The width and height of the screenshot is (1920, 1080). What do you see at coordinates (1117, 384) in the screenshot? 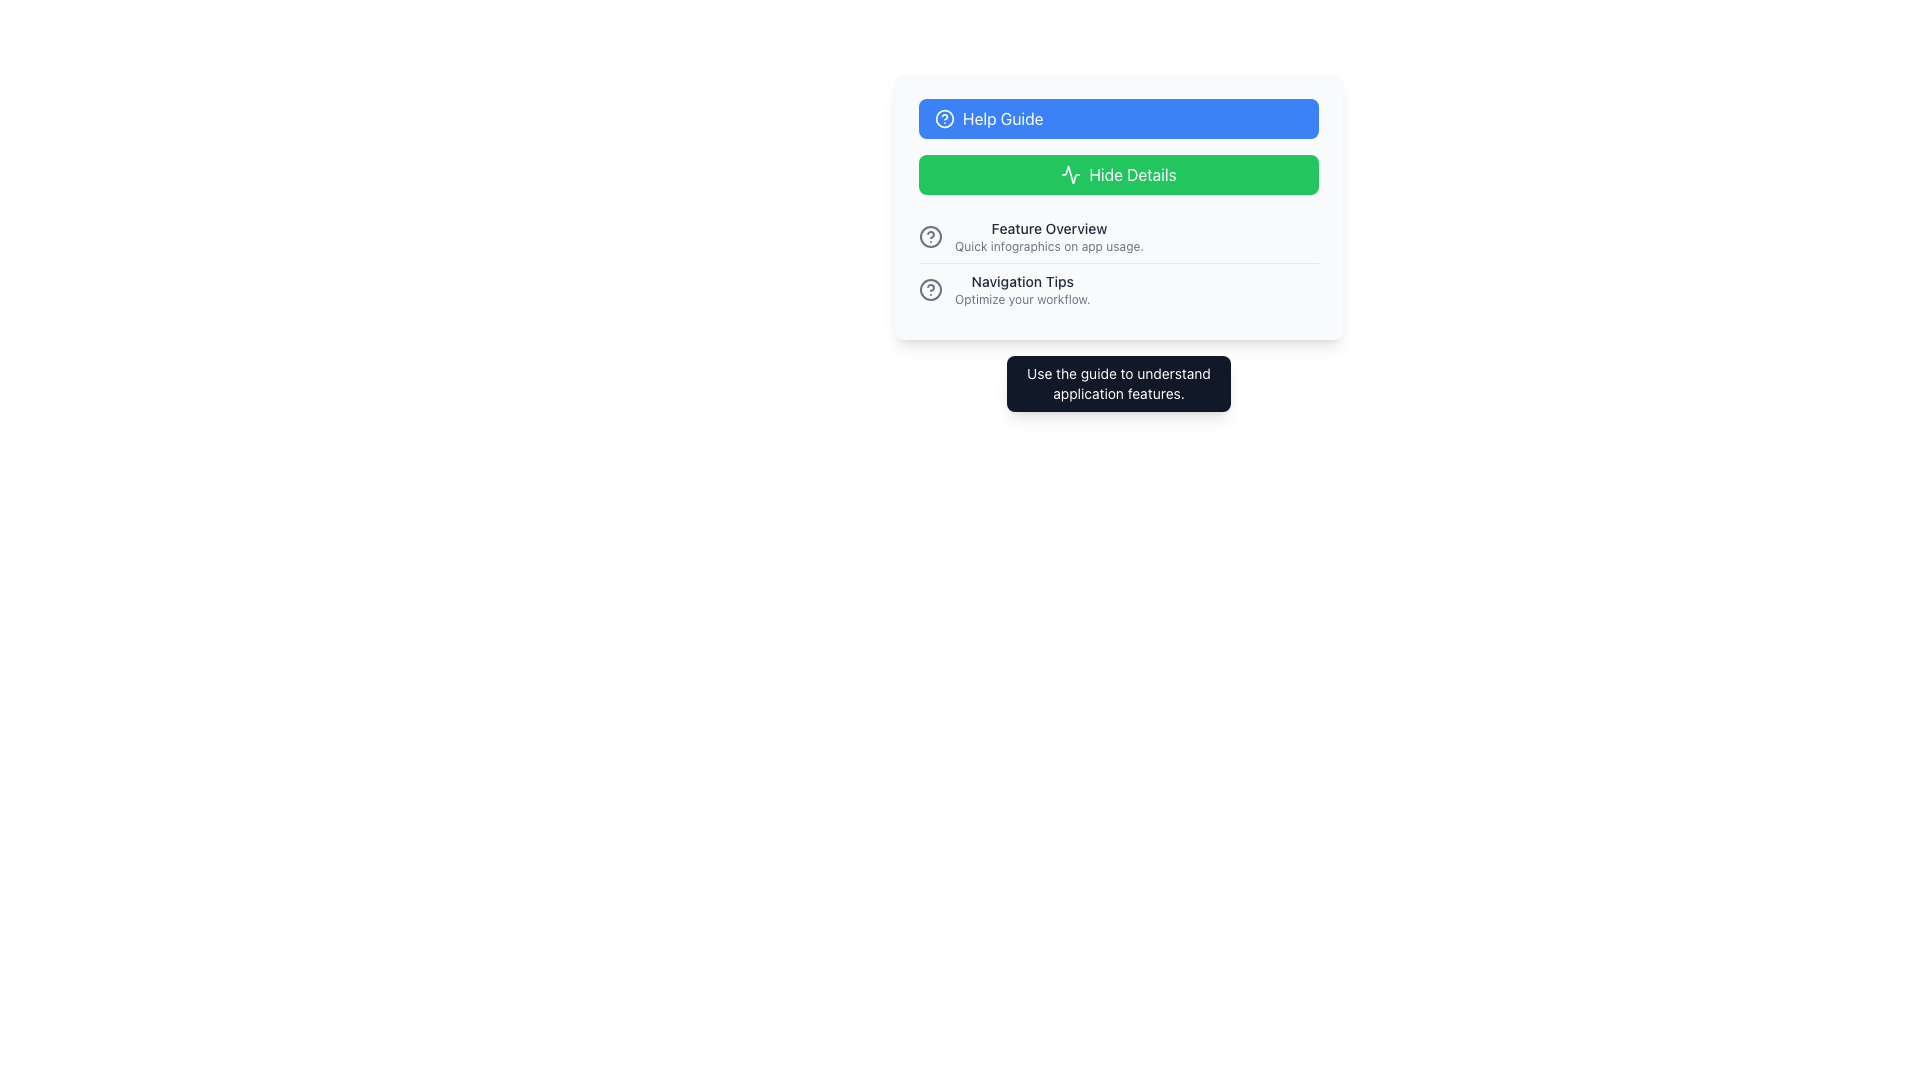
I see `instructional text from the Tooltip element, which has a black background and white text, stating 'Use the guide to understand application features.'` at bounding box center [1117, 384].